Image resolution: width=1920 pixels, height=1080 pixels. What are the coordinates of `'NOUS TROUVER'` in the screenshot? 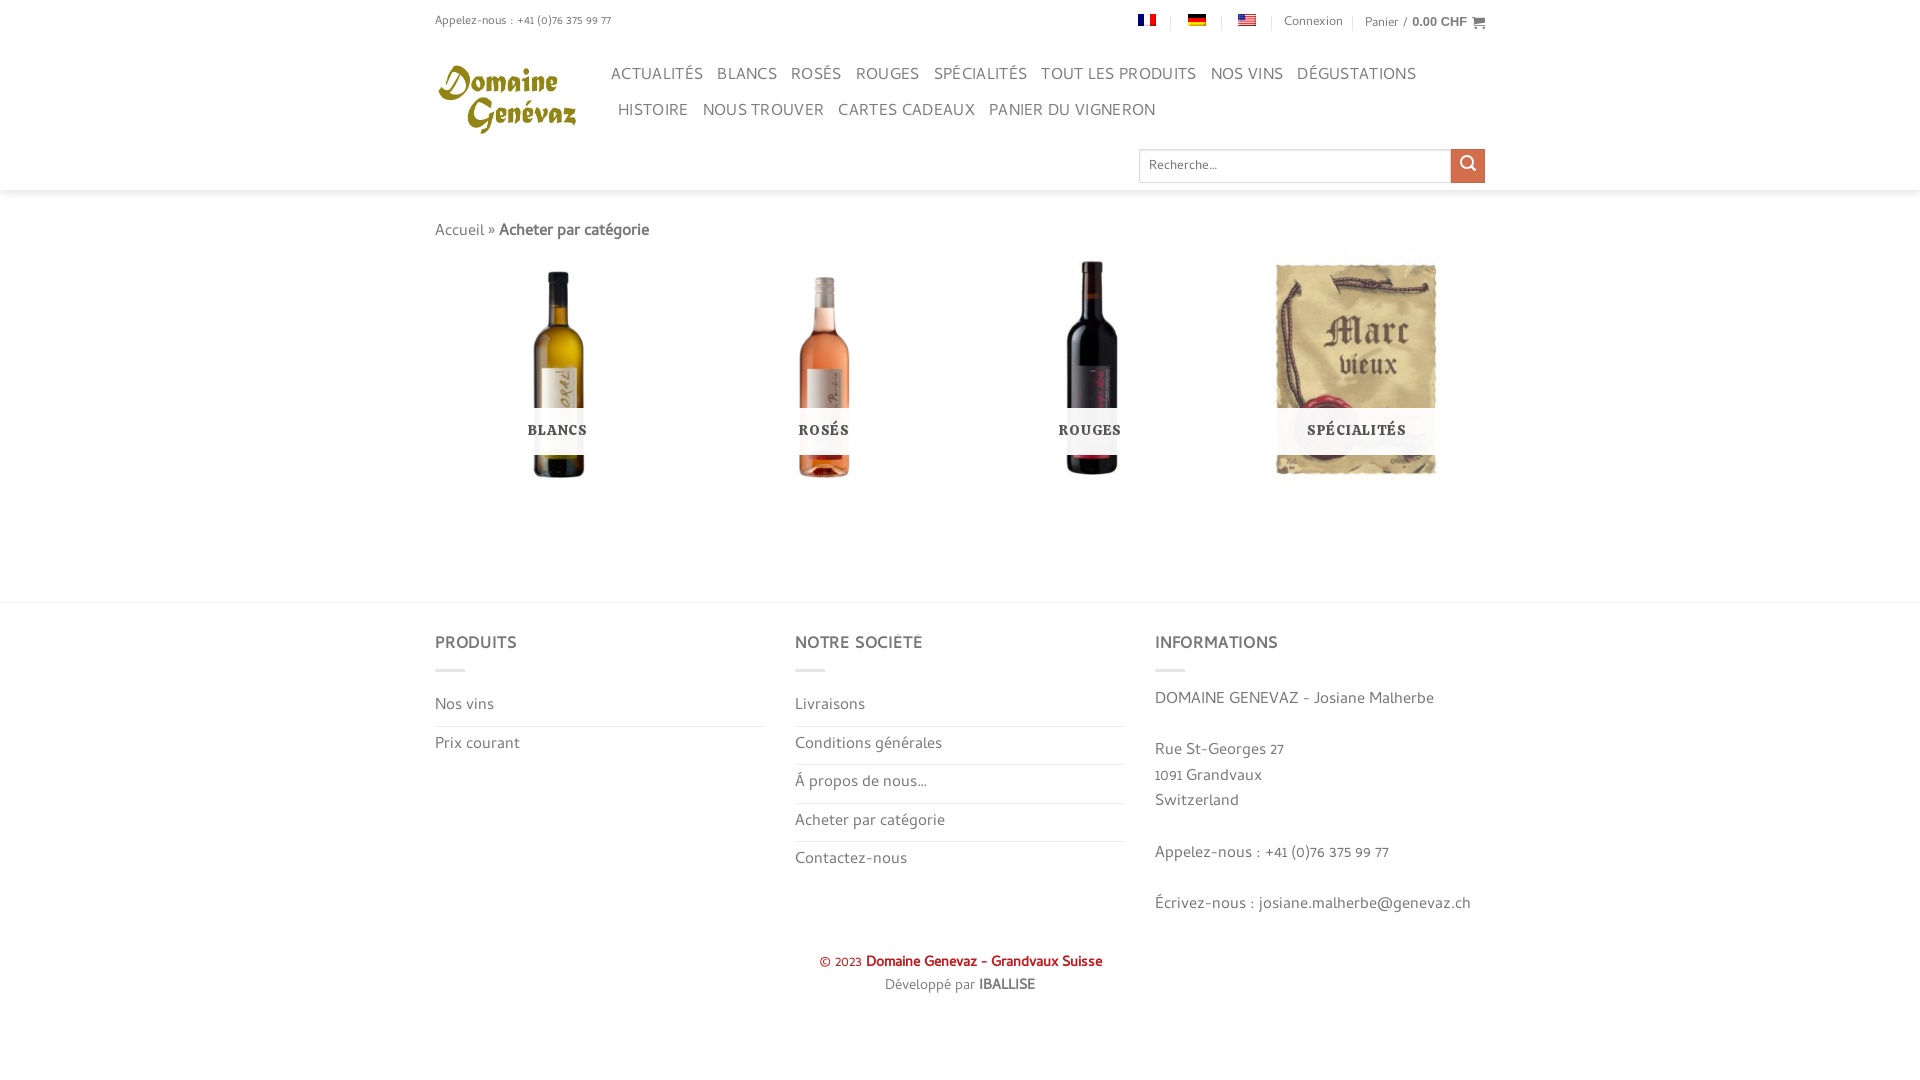 It's located at (762, 111).